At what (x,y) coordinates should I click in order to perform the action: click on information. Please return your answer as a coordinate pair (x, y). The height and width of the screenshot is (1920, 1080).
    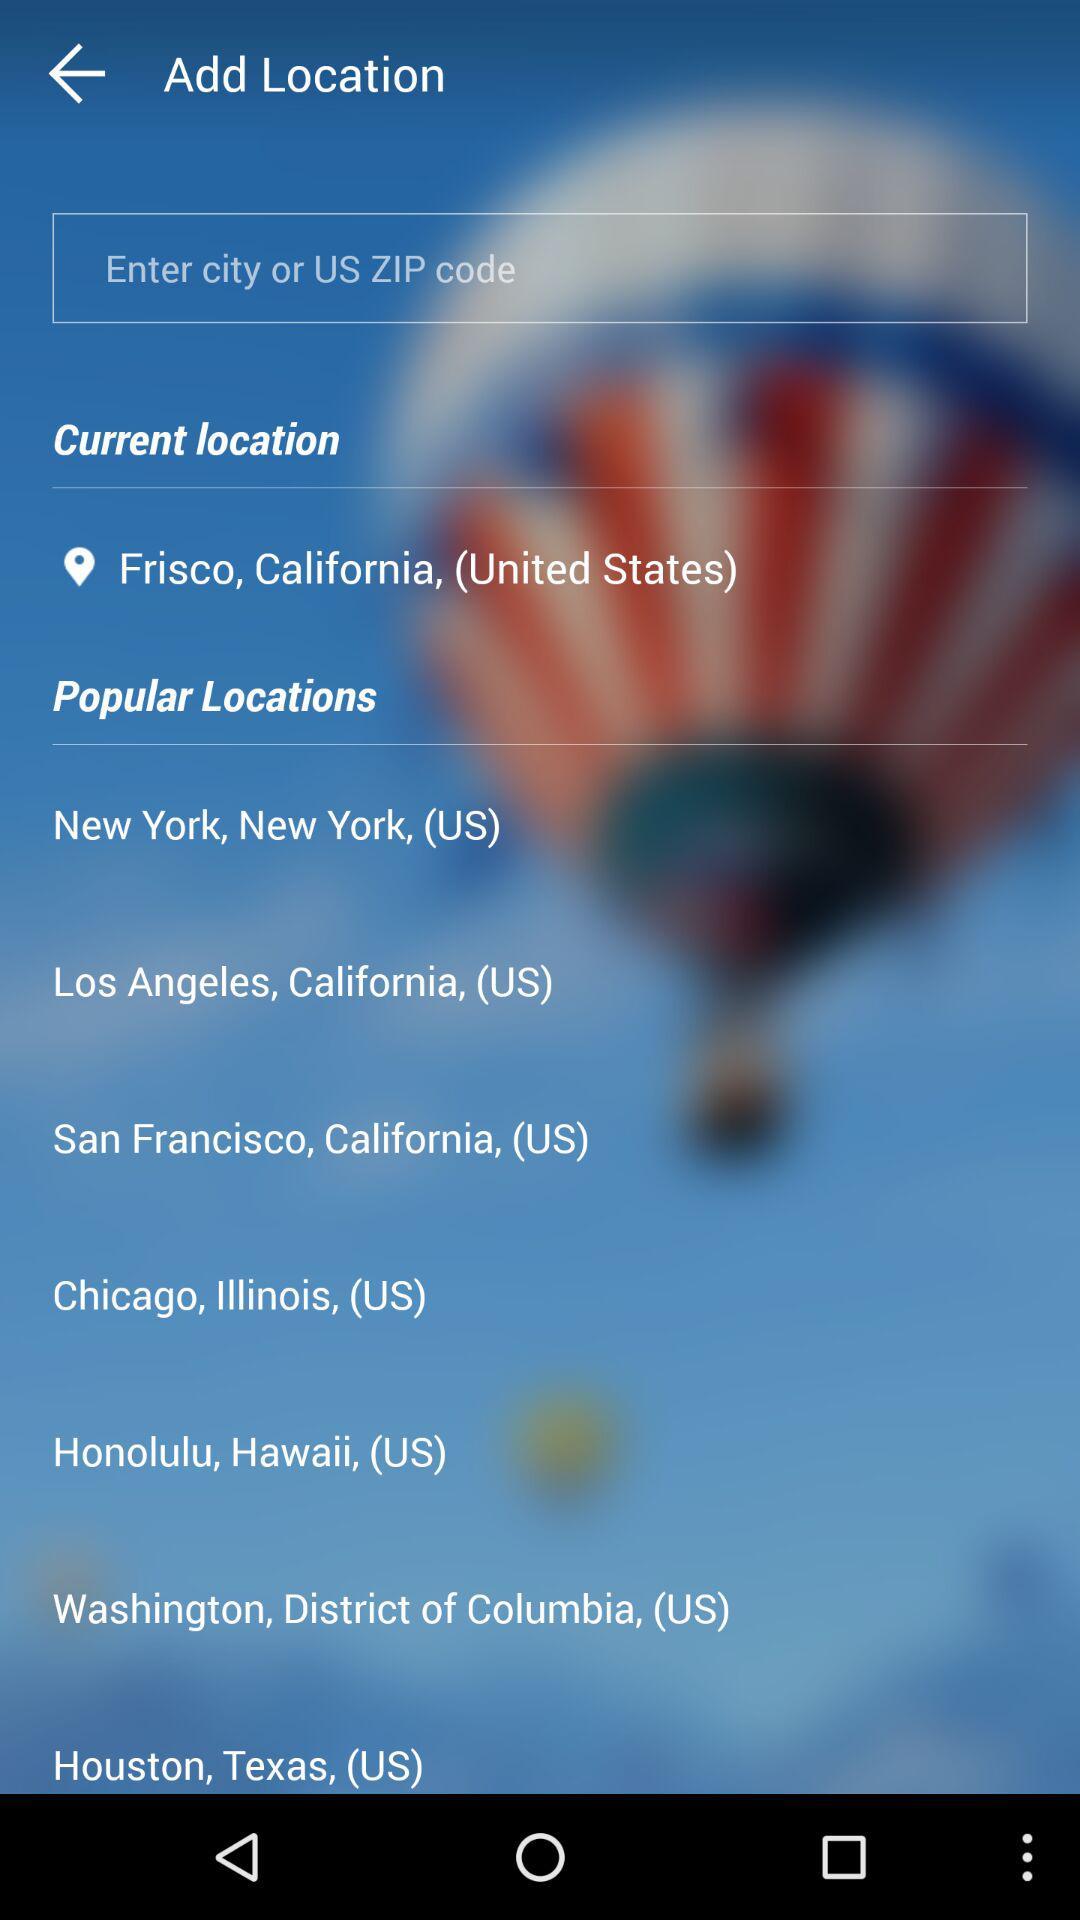
    Looking at the image, I should click on (540, 267).